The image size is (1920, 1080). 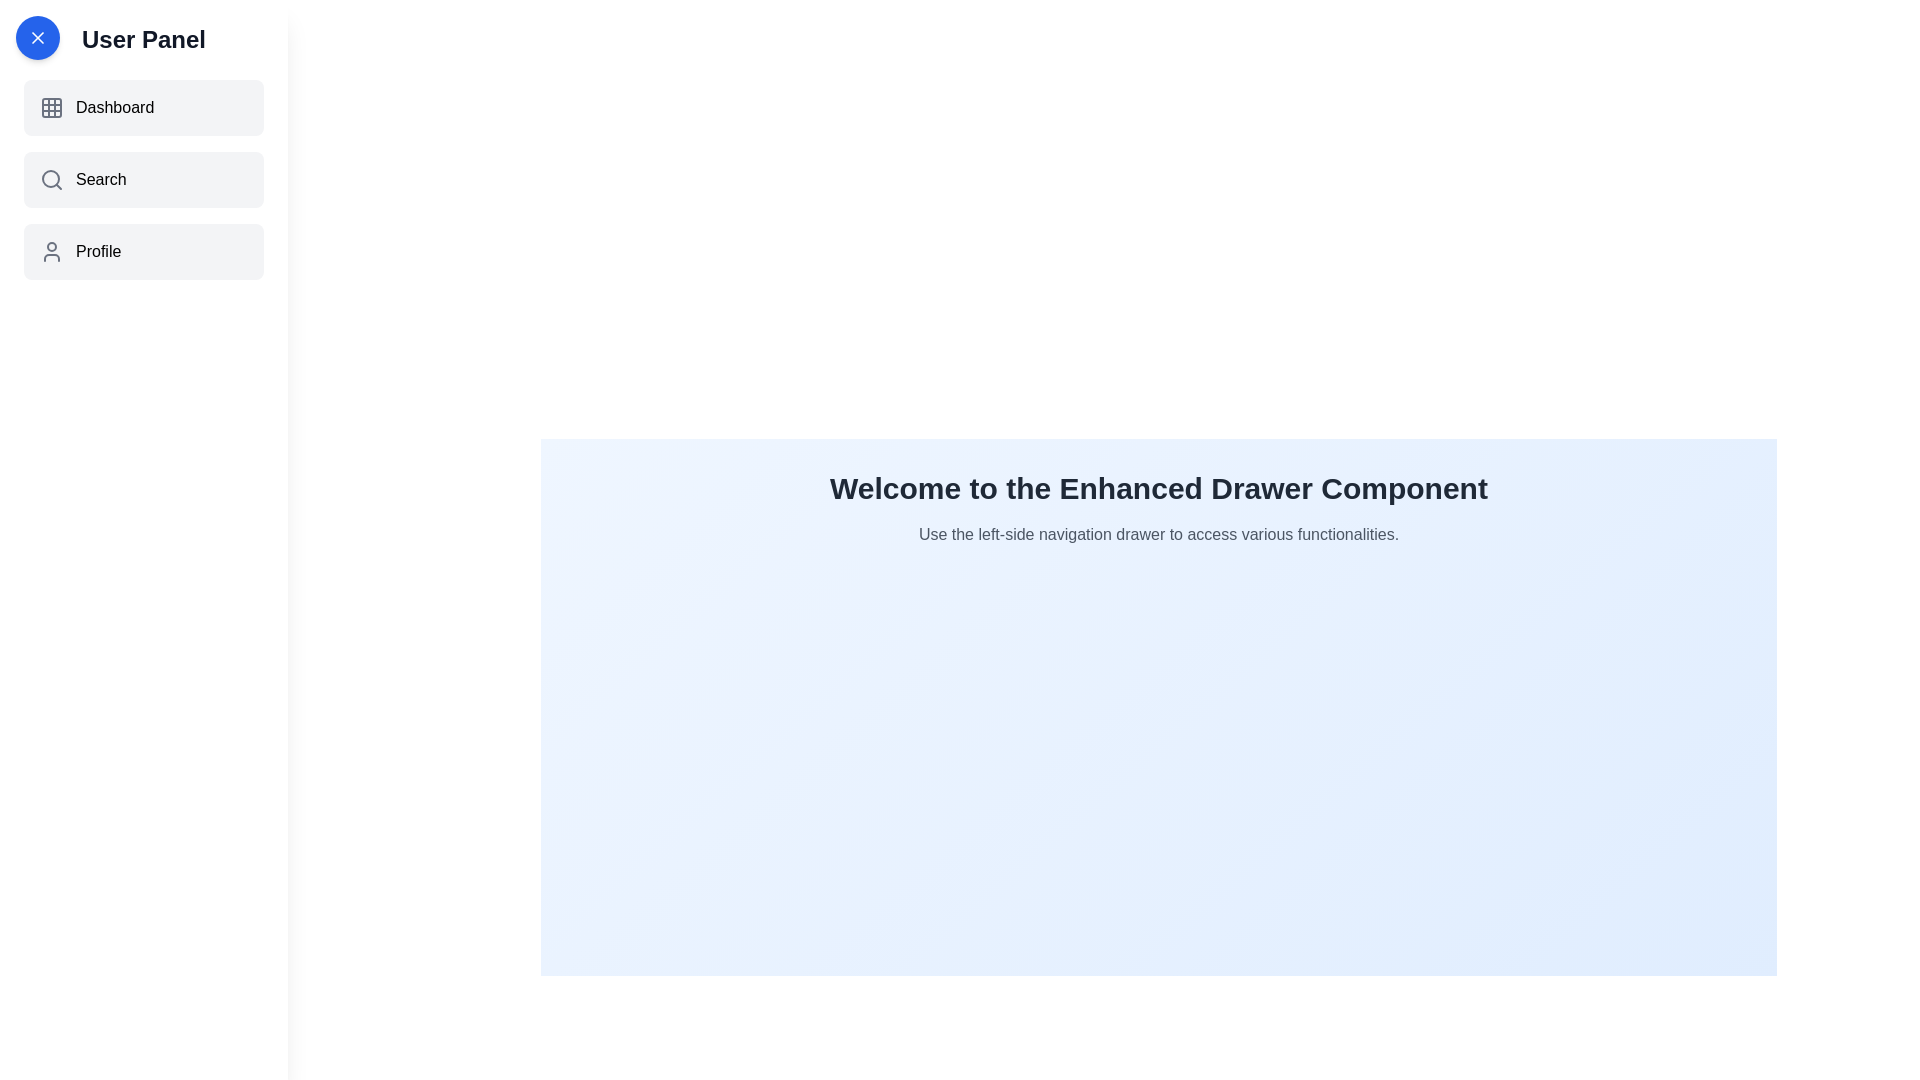 I want to click on the user profile SVG icon located in the navigation panel next to the 'Profile' text, so click(x=52, y=250).